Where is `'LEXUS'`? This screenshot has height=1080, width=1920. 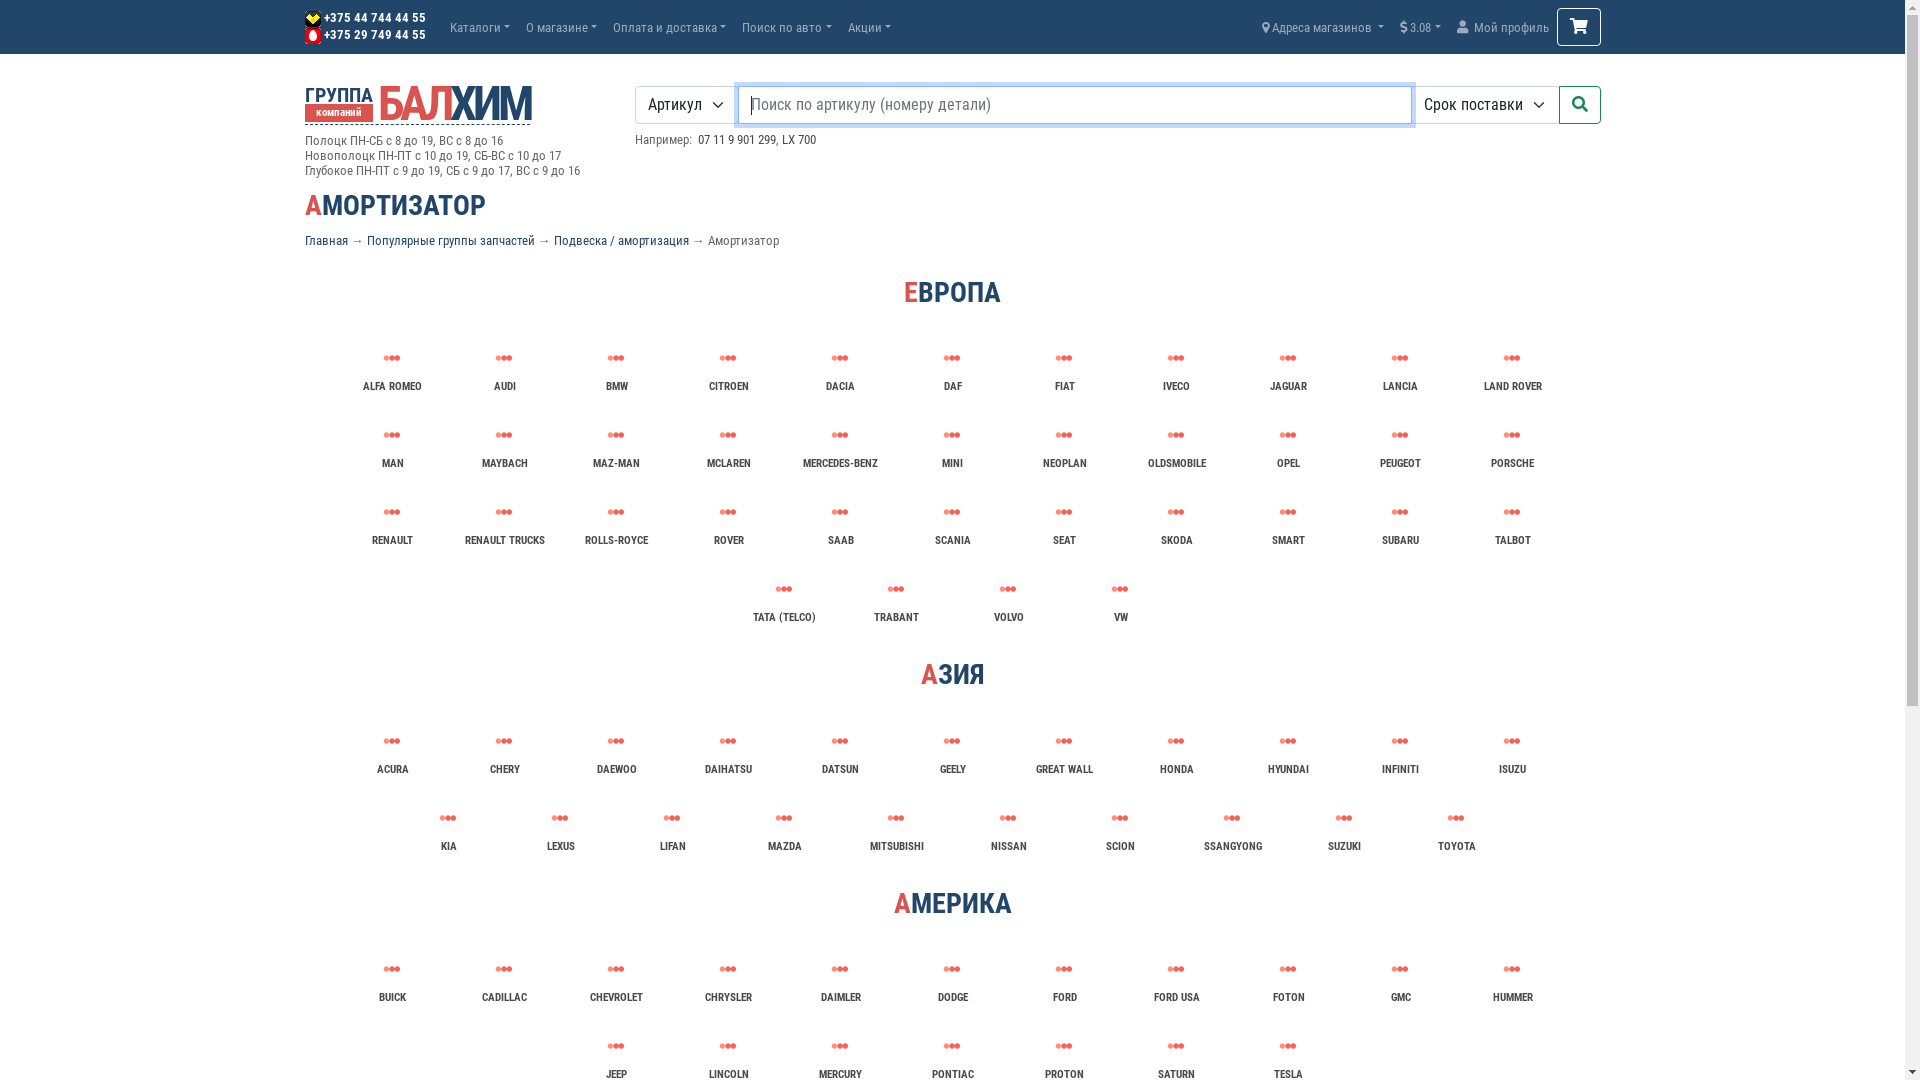 'LEXUS' is located at coordinates (560, 817).